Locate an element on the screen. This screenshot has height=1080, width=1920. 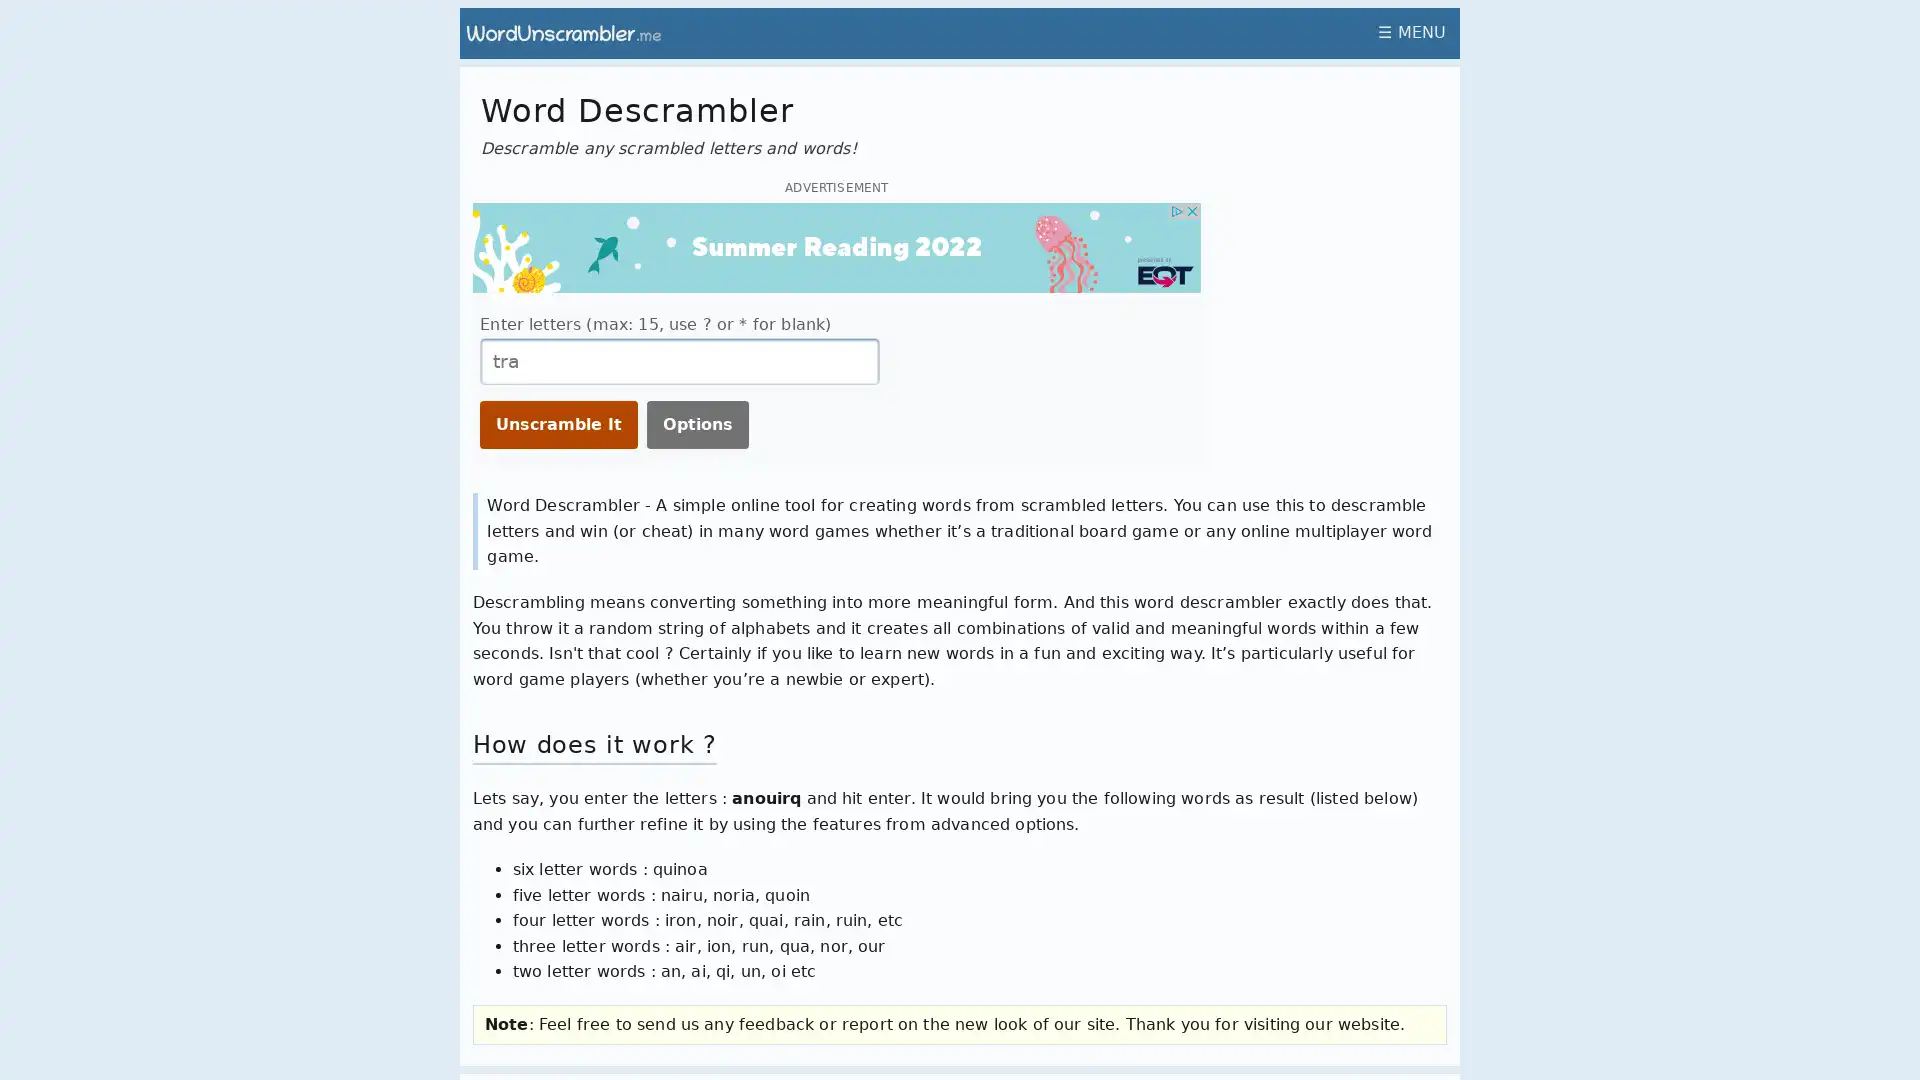
Unscramble It is located at coordinates (558, 423).